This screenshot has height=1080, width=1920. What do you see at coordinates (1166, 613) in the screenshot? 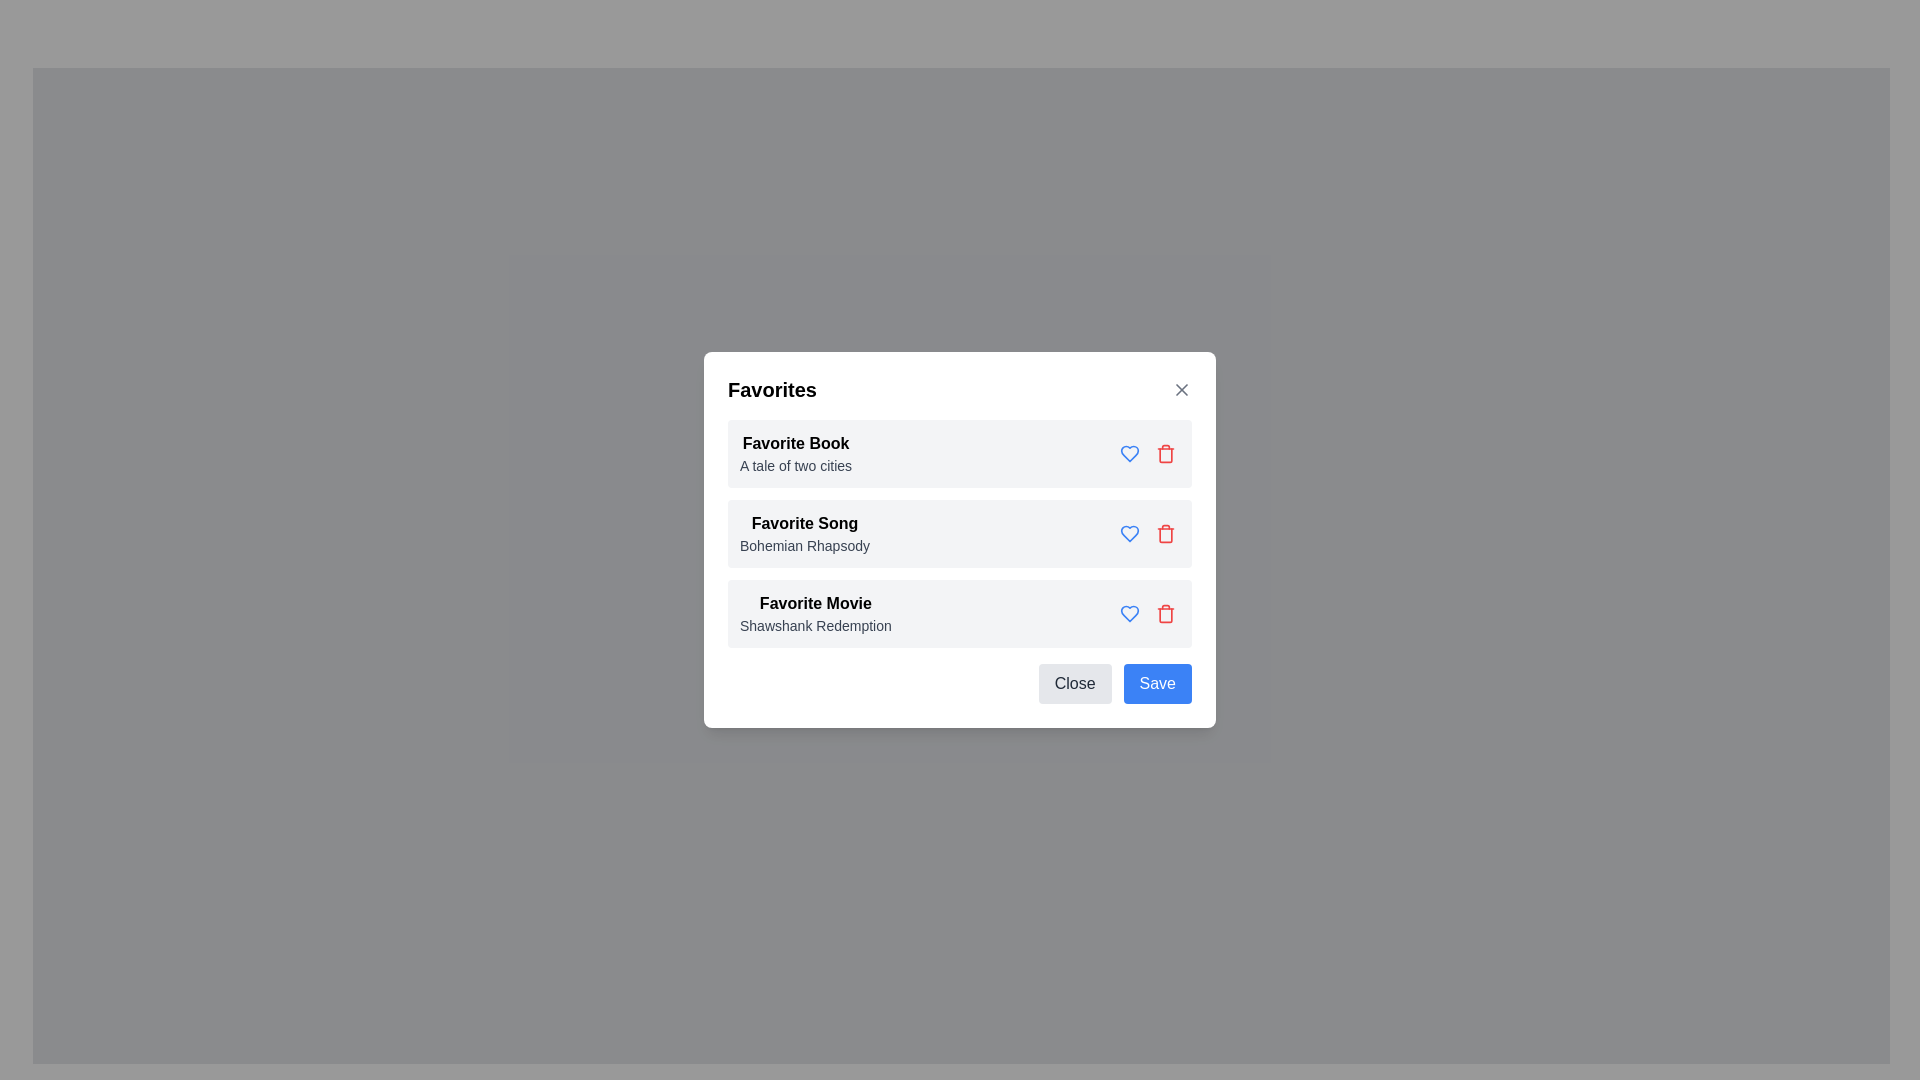
I see `the trash icon in the third favorite item row, located to the right of 'Favorite Movie: Shawshank Redemption'` at bounding box center [1166, 613].